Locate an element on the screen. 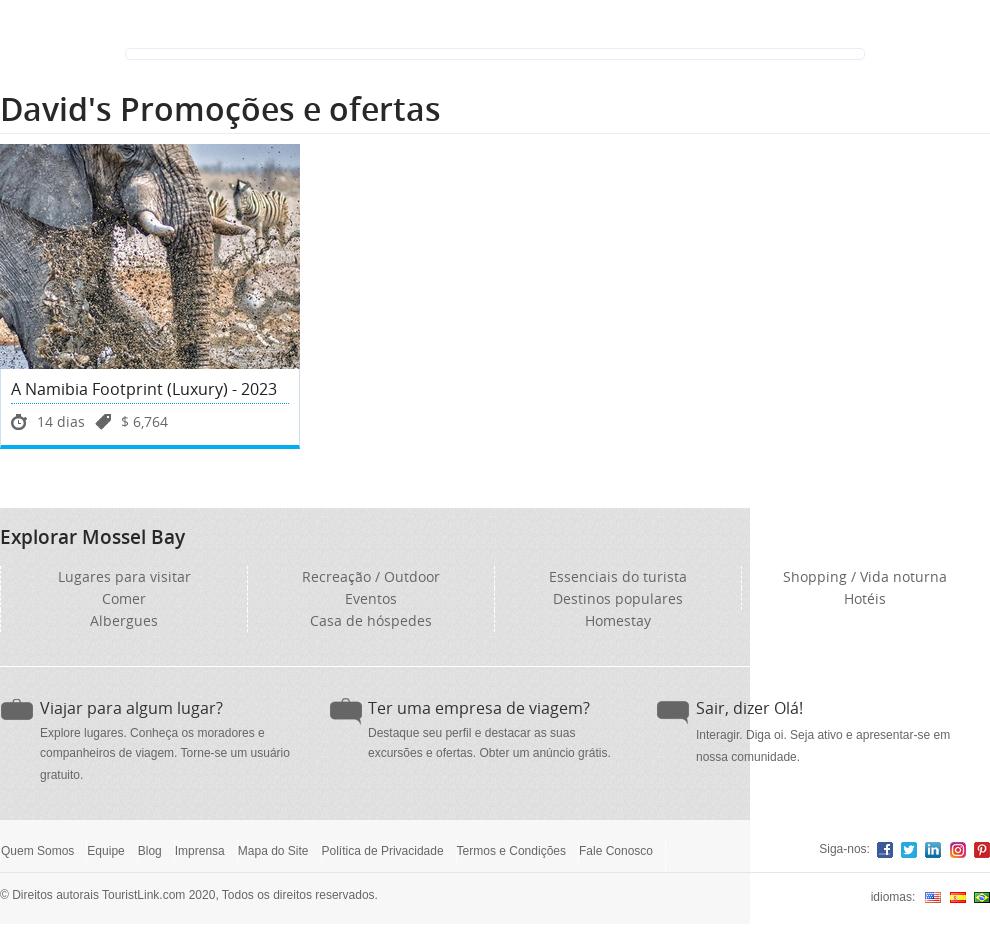 The height and width of the screenshot is (950, 990). 'Destaque seu perfil e destacar as suas excursões e ofertas.' is located at coordinates (471, 741).